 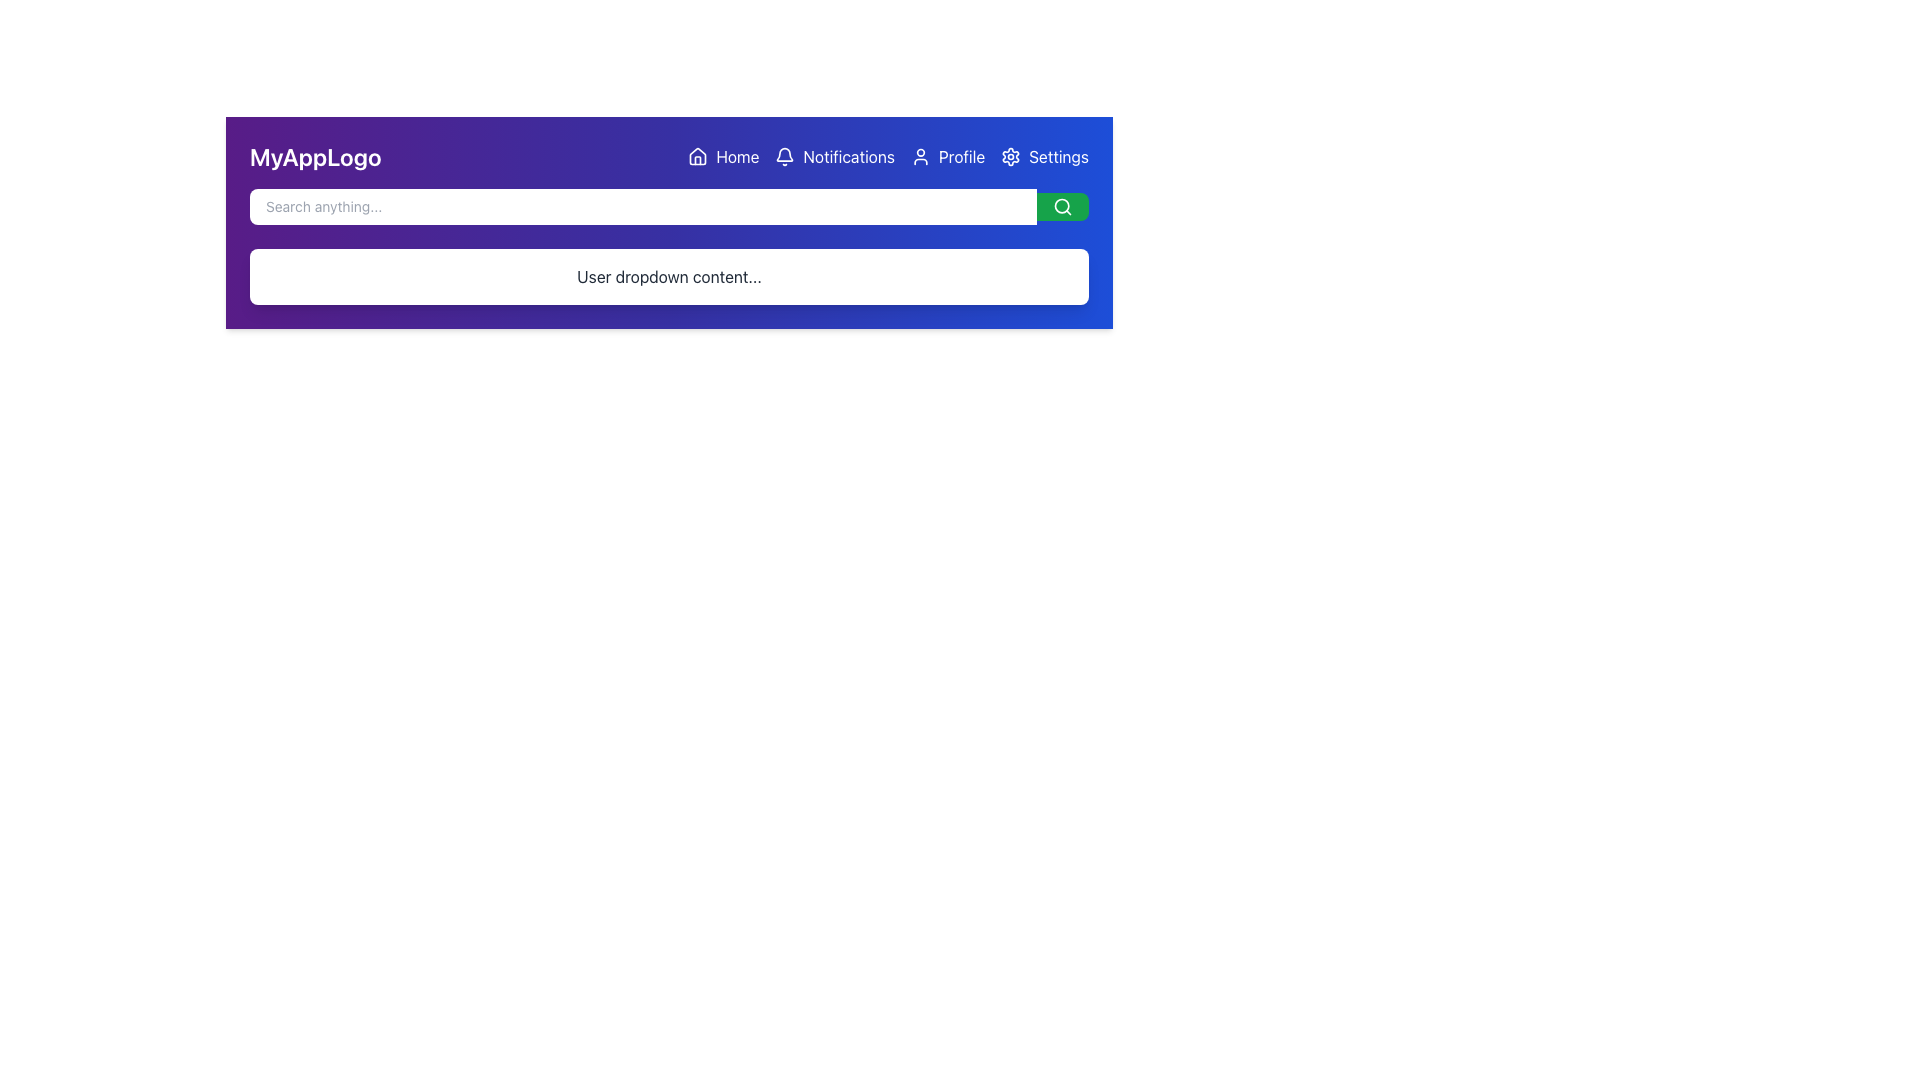 What do you see at coordinates (697, 156) in the screenshot?
I see `the 'Home' icon located at the far left of the 'Home' text in the navigation bar` at bounding box center [697, 156].